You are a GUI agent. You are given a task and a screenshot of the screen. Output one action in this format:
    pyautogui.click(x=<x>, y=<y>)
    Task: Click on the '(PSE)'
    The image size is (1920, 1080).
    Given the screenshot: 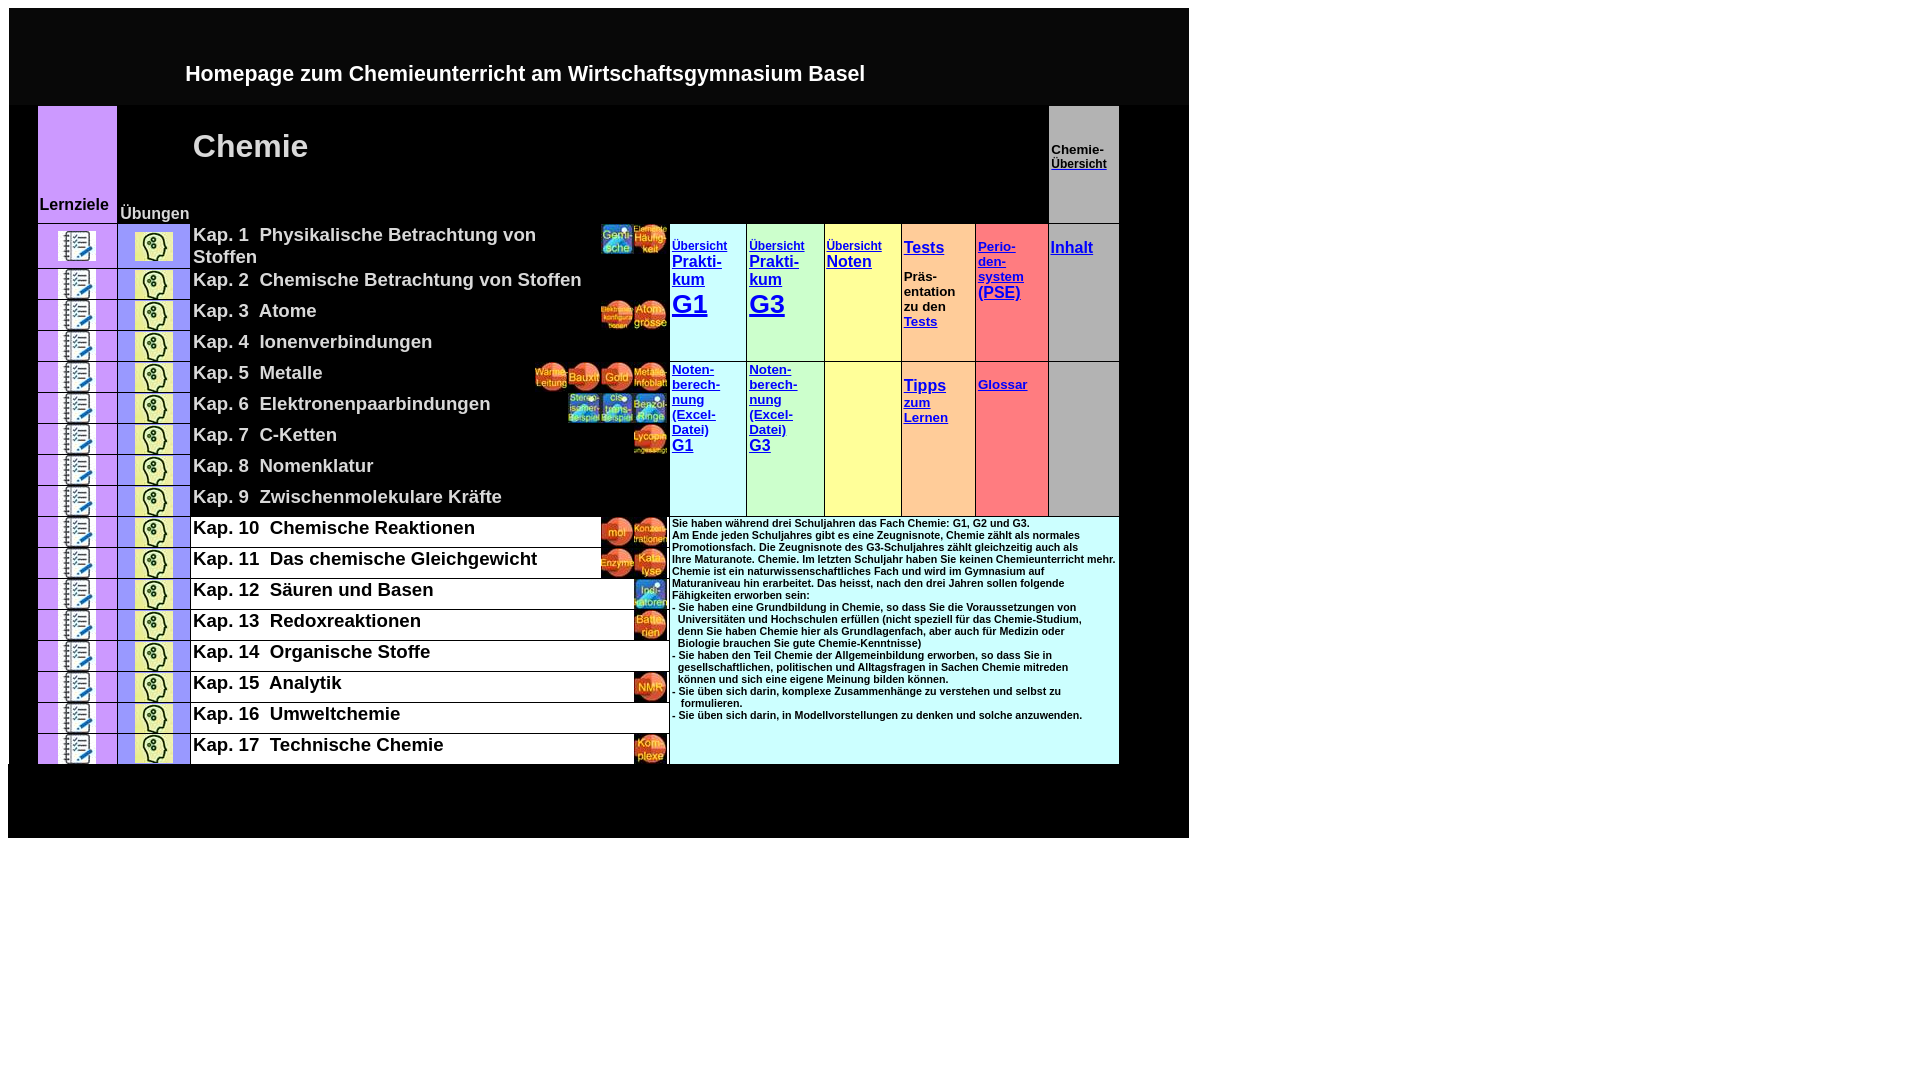 What is the action you would take?
    pyautogui.click(x=999, y=292)
    